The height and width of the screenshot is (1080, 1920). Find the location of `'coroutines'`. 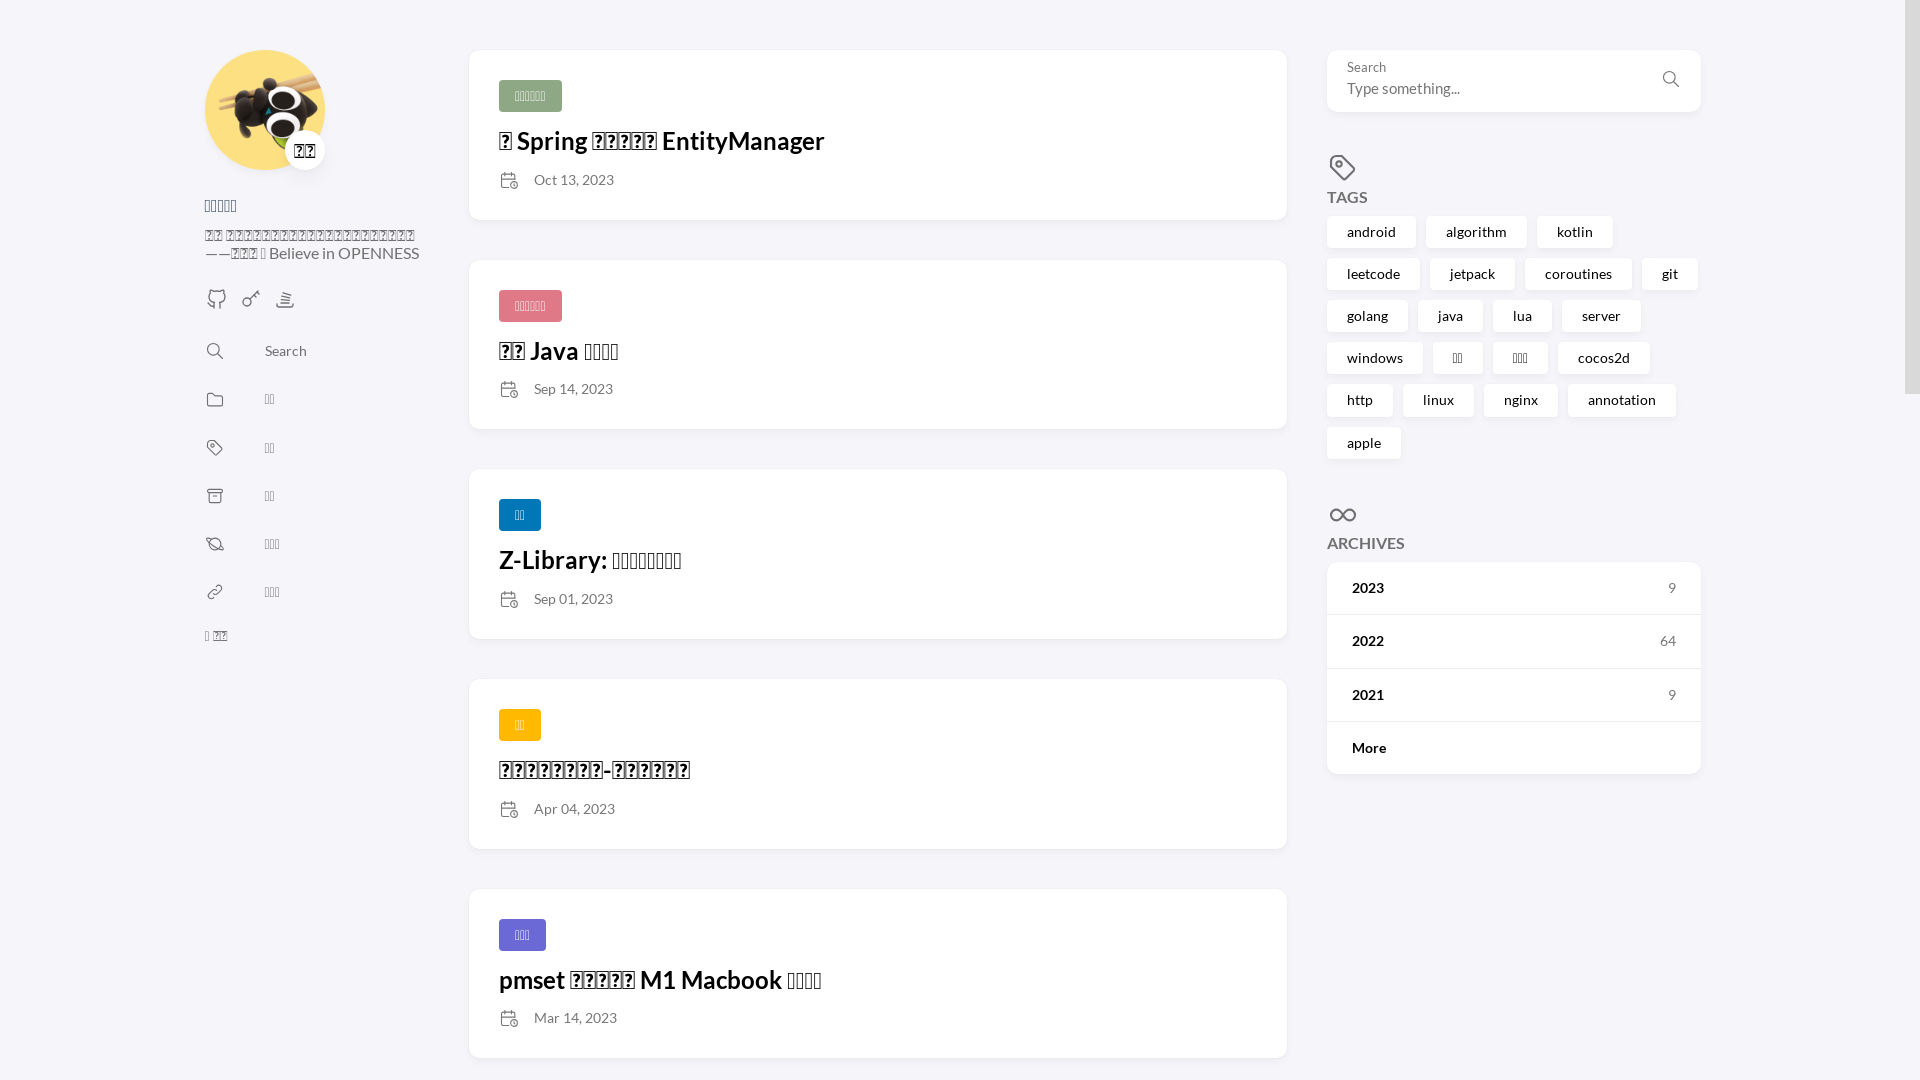

'coroutines' is located at coordinates (1576, 273).